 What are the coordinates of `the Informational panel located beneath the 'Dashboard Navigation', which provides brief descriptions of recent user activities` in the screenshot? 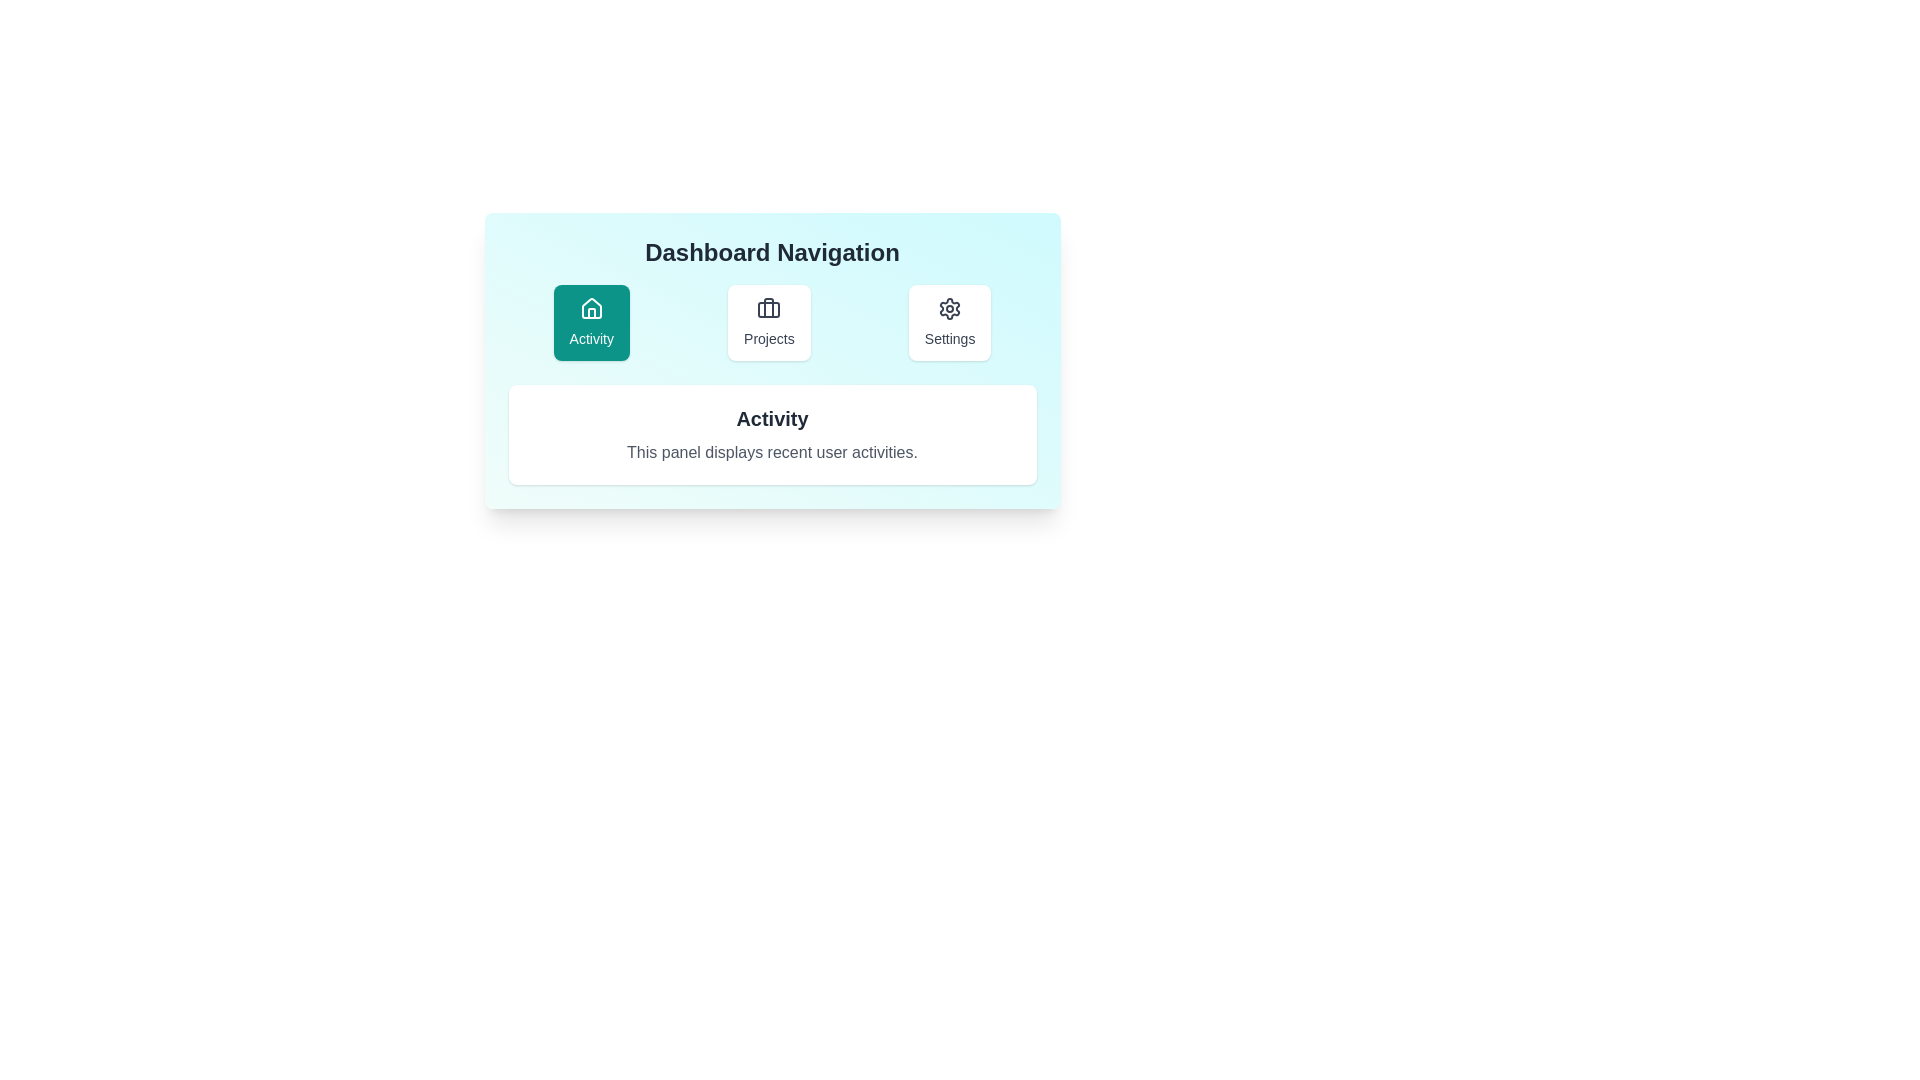 It's located at (771, 434).